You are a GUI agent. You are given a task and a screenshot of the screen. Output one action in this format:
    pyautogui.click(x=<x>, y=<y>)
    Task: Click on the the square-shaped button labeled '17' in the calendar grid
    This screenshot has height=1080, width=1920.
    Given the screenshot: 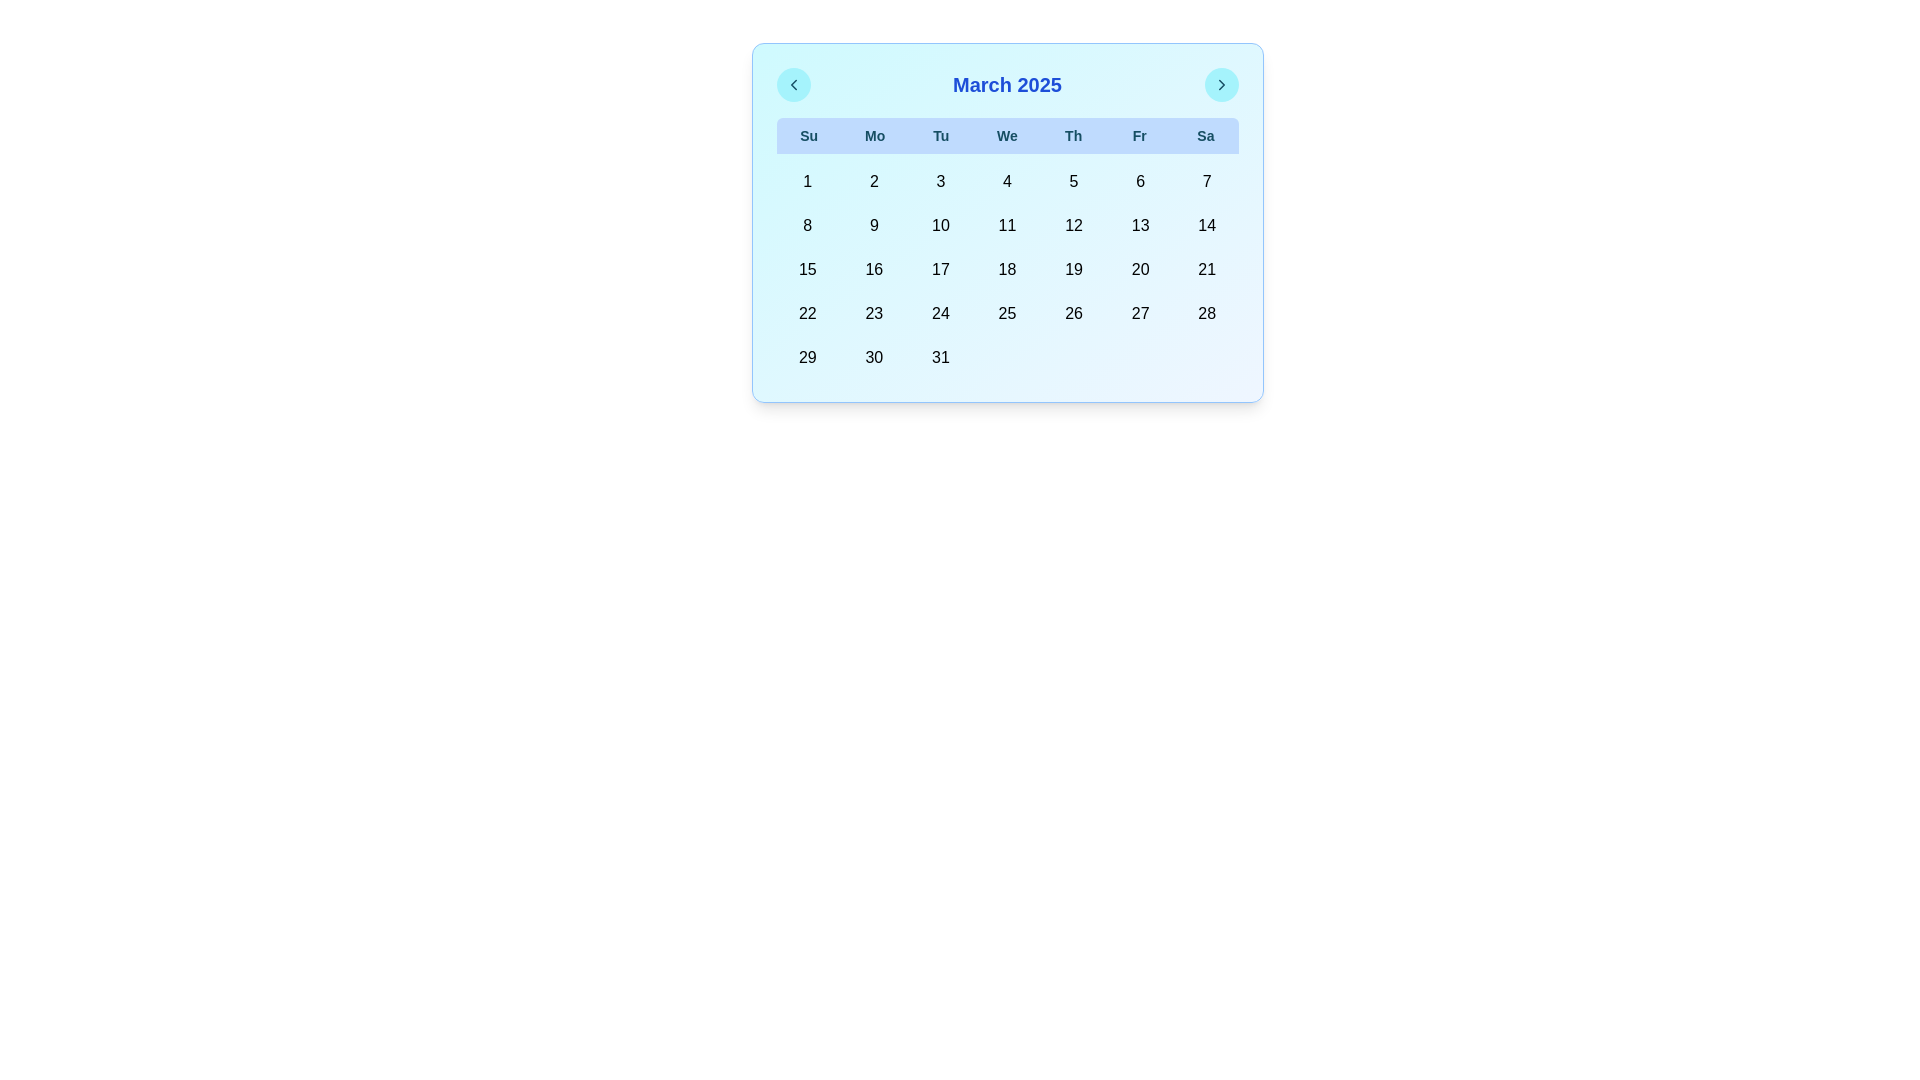 What is the action you would take?
    pyautogui.click(x=939, y=270)
    